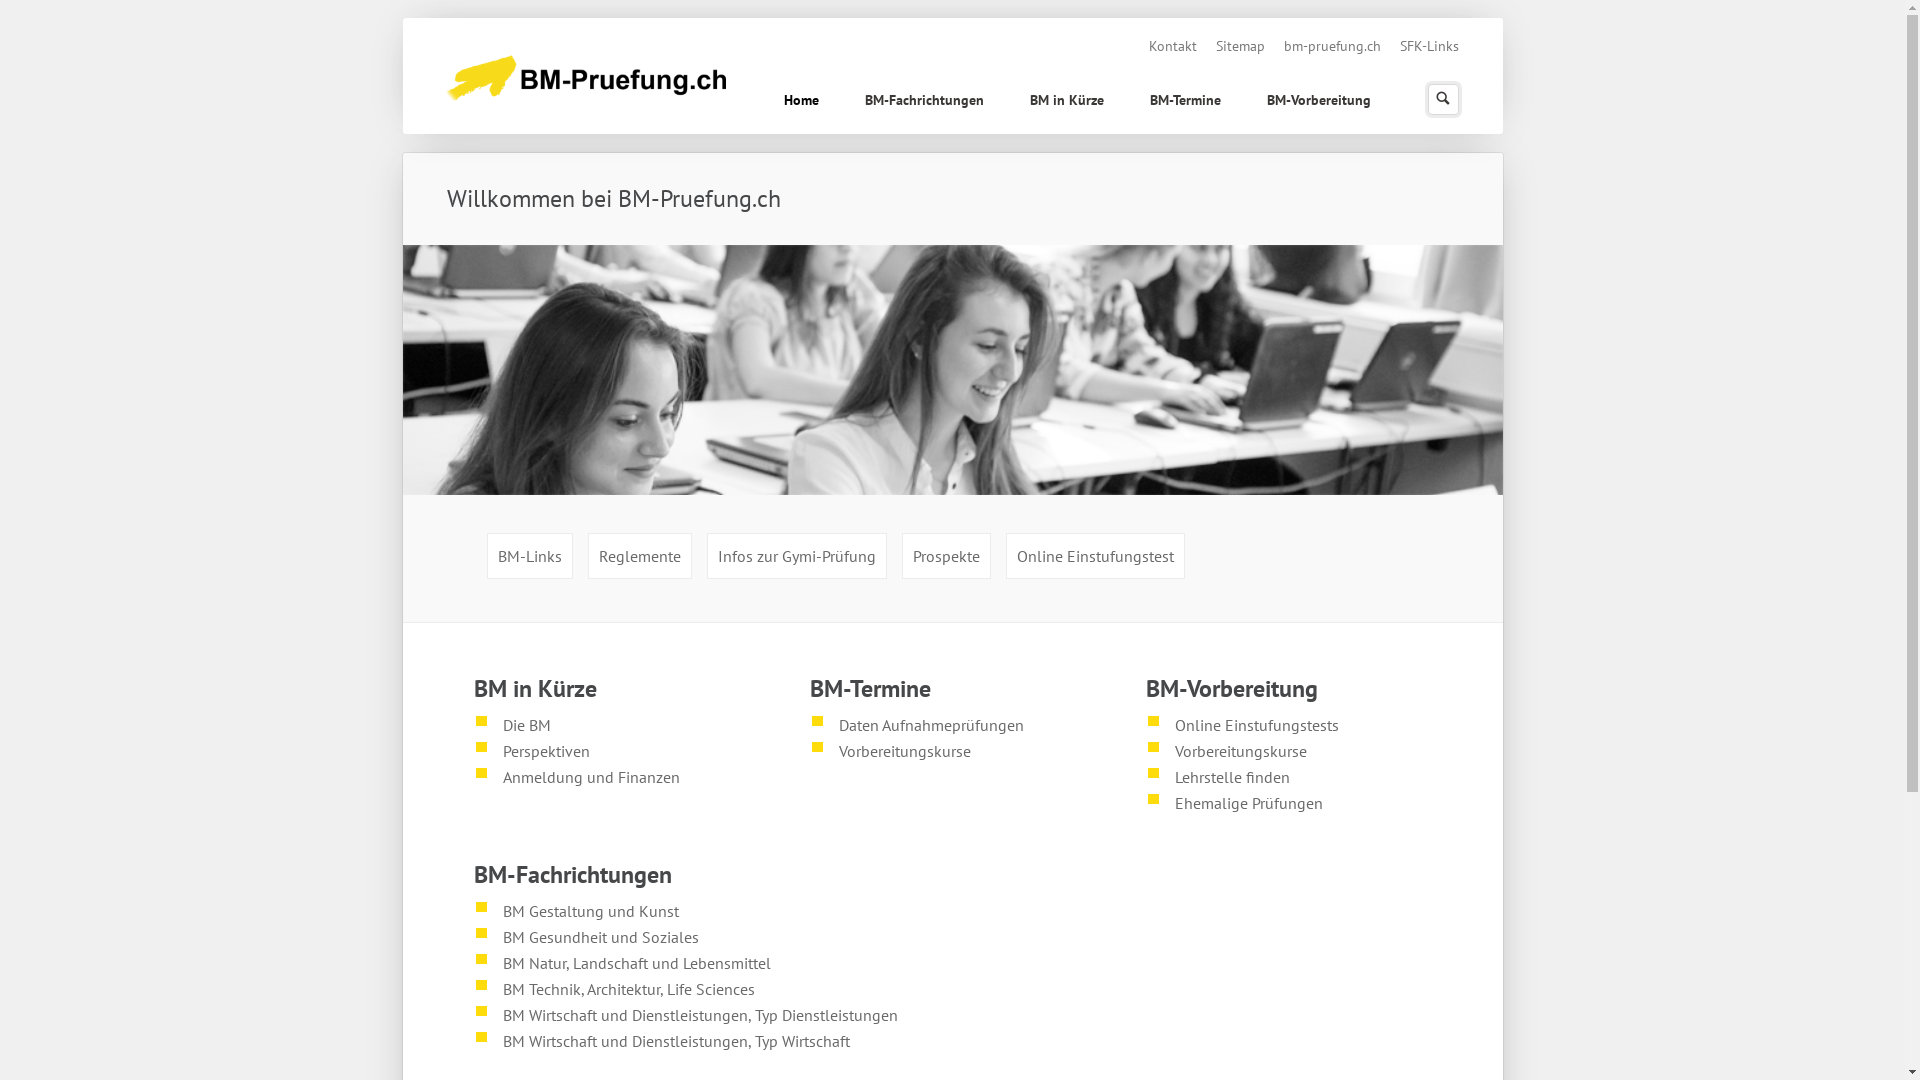 The height and width of the screenshot is (1080, 1920). I want to click on 'BM-Vorbereitung', so click(1319, 102).